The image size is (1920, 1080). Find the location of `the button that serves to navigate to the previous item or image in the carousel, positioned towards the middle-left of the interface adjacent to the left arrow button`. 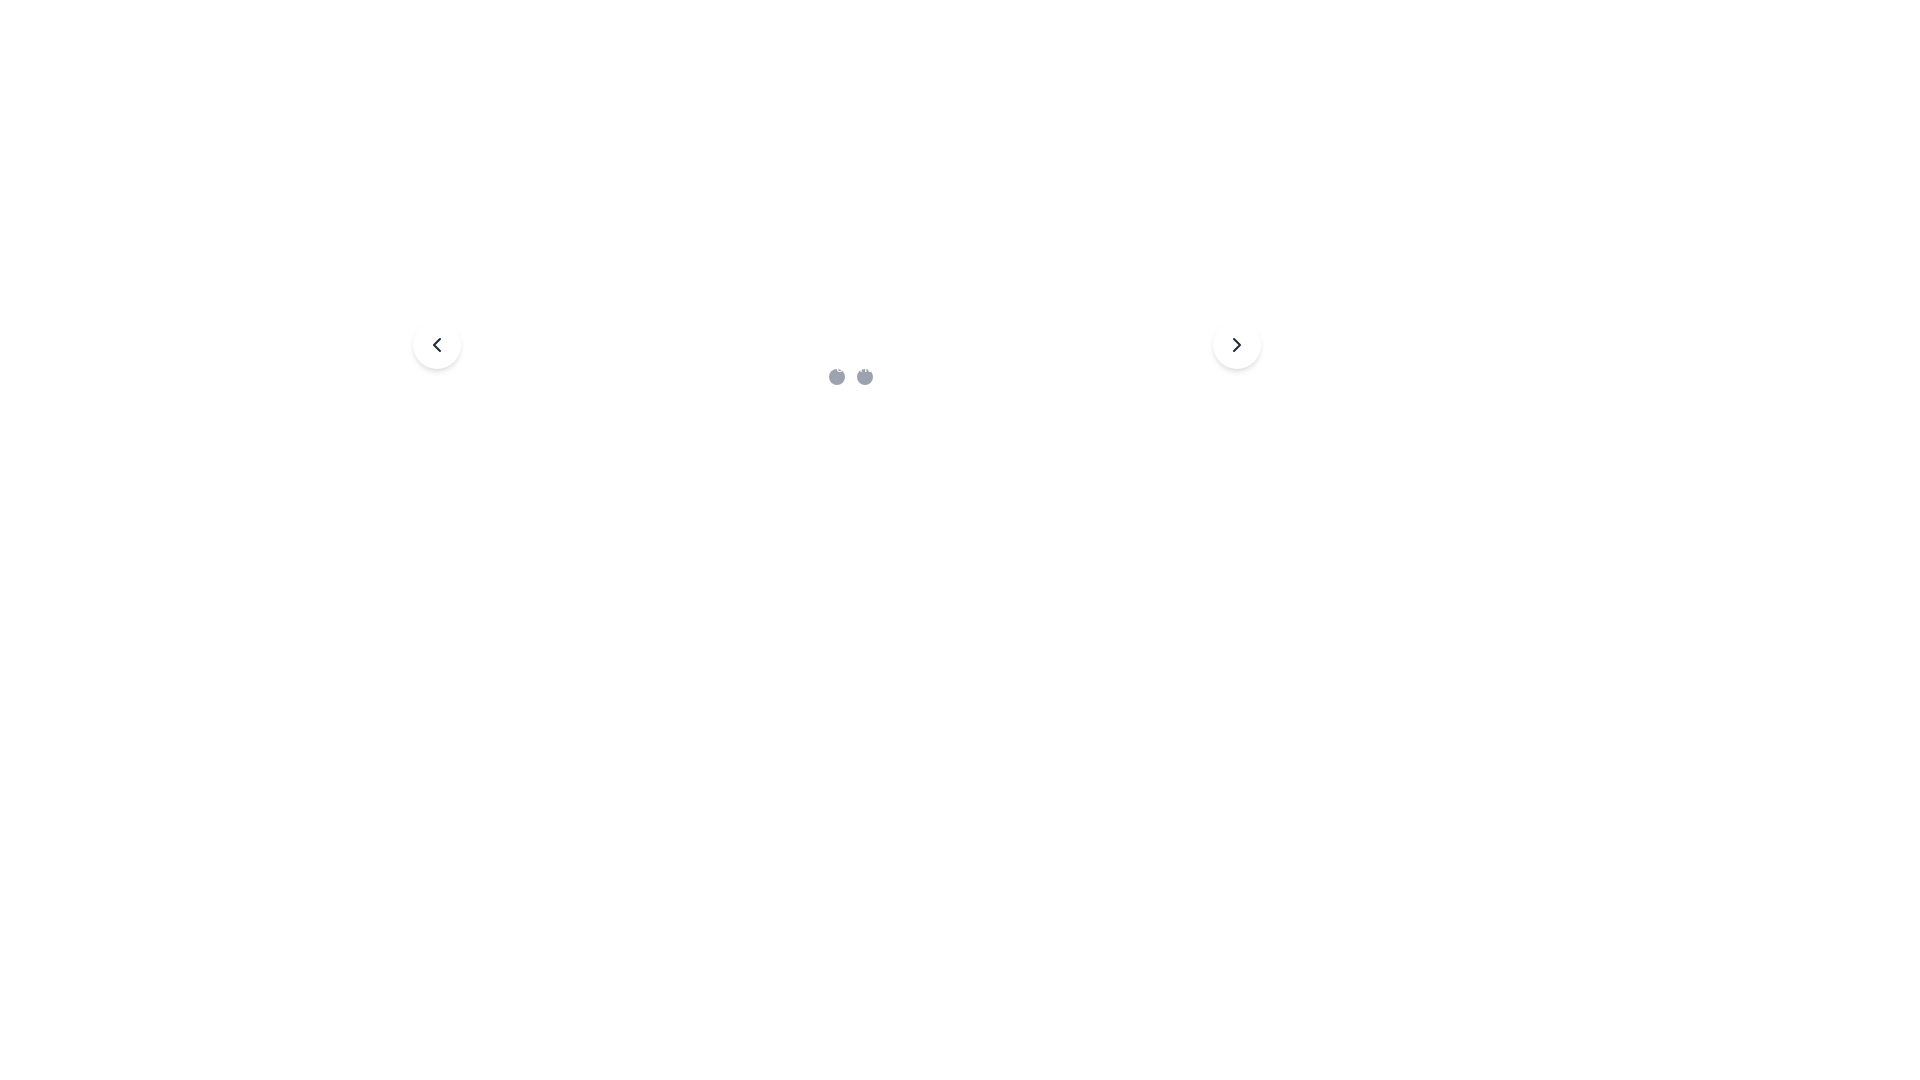

the button that serves to navigate to the previous item or image in the carousel, positioned towards the middle-left of the interface adjacent to the left arrow button is located at coordinates (435, 343).